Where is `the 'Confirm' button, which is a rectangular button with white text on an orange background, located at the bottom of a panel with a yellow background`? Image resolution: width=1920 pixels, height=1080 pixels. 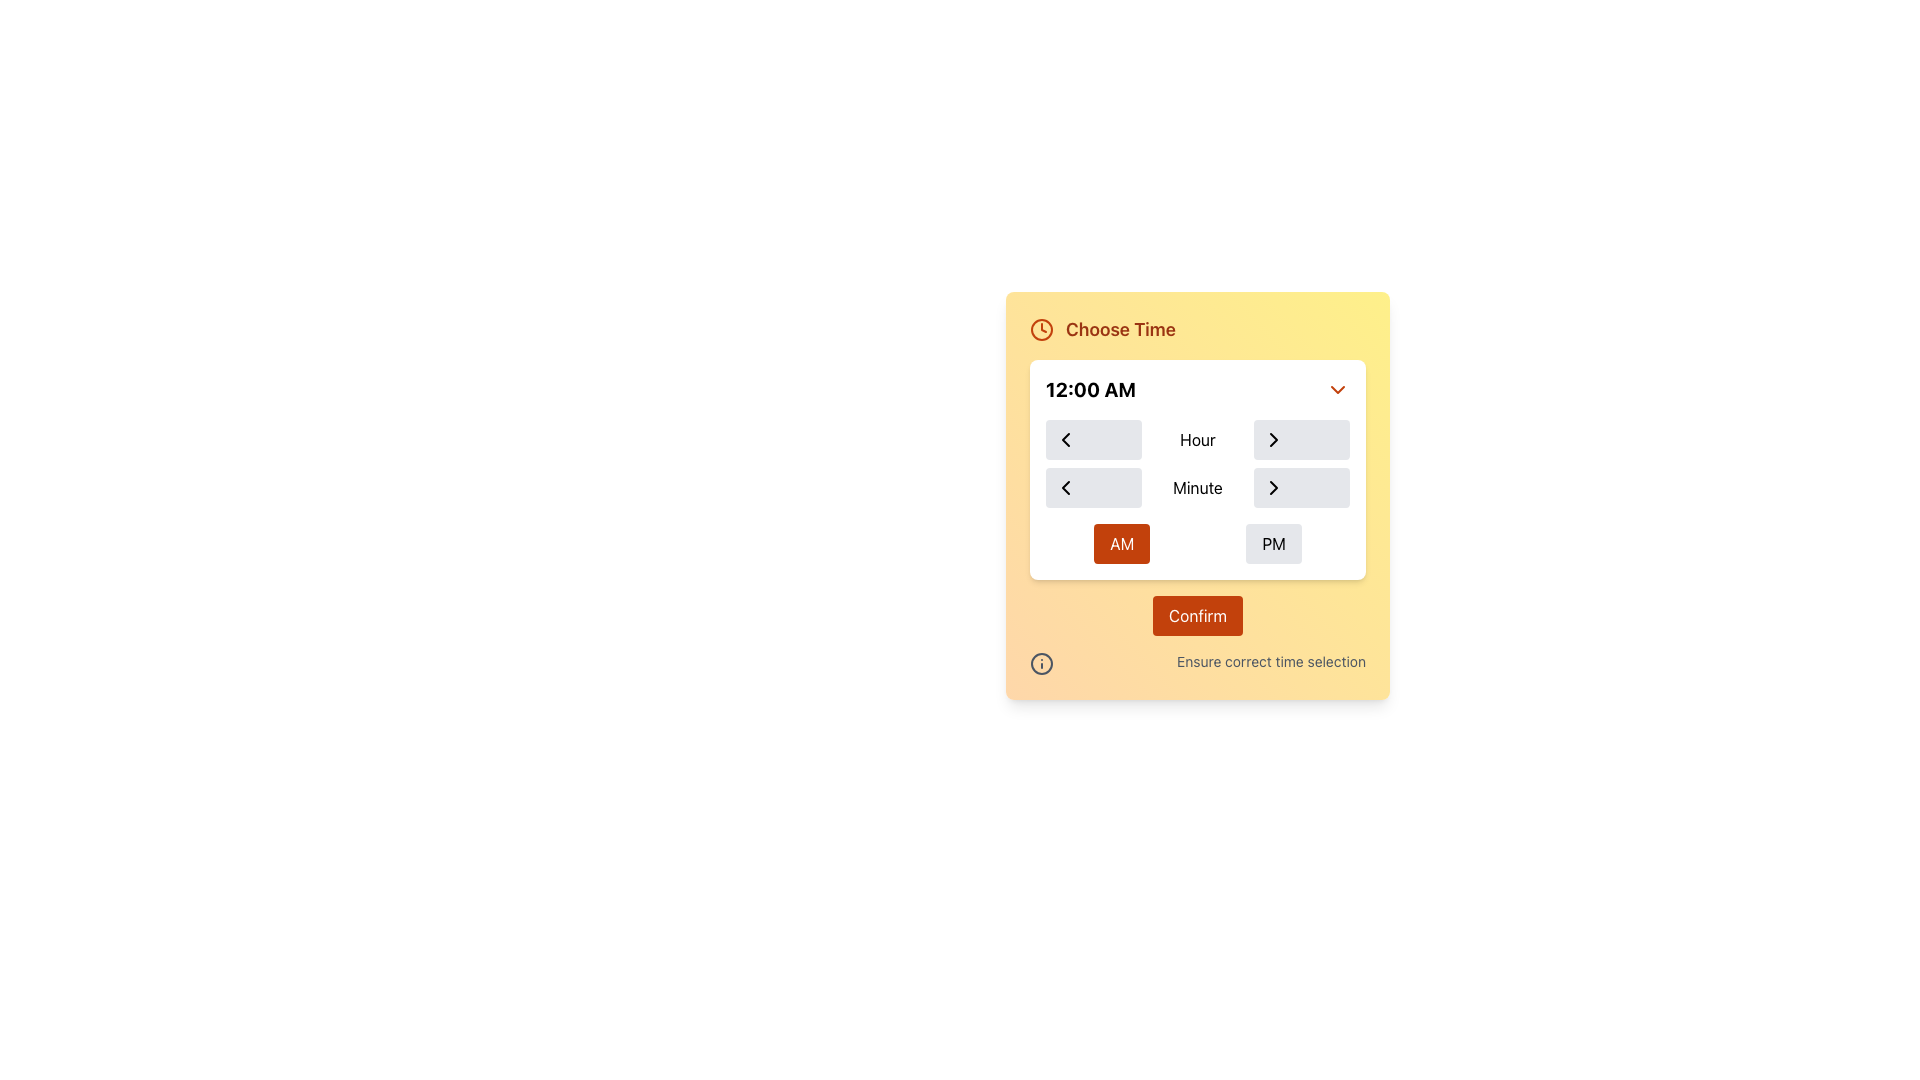
the 'Confirm' button, which is a rectangular button with white text on an orange background, located at the bottom of a panel with a yellow background is located at coordinates (1198, 615).